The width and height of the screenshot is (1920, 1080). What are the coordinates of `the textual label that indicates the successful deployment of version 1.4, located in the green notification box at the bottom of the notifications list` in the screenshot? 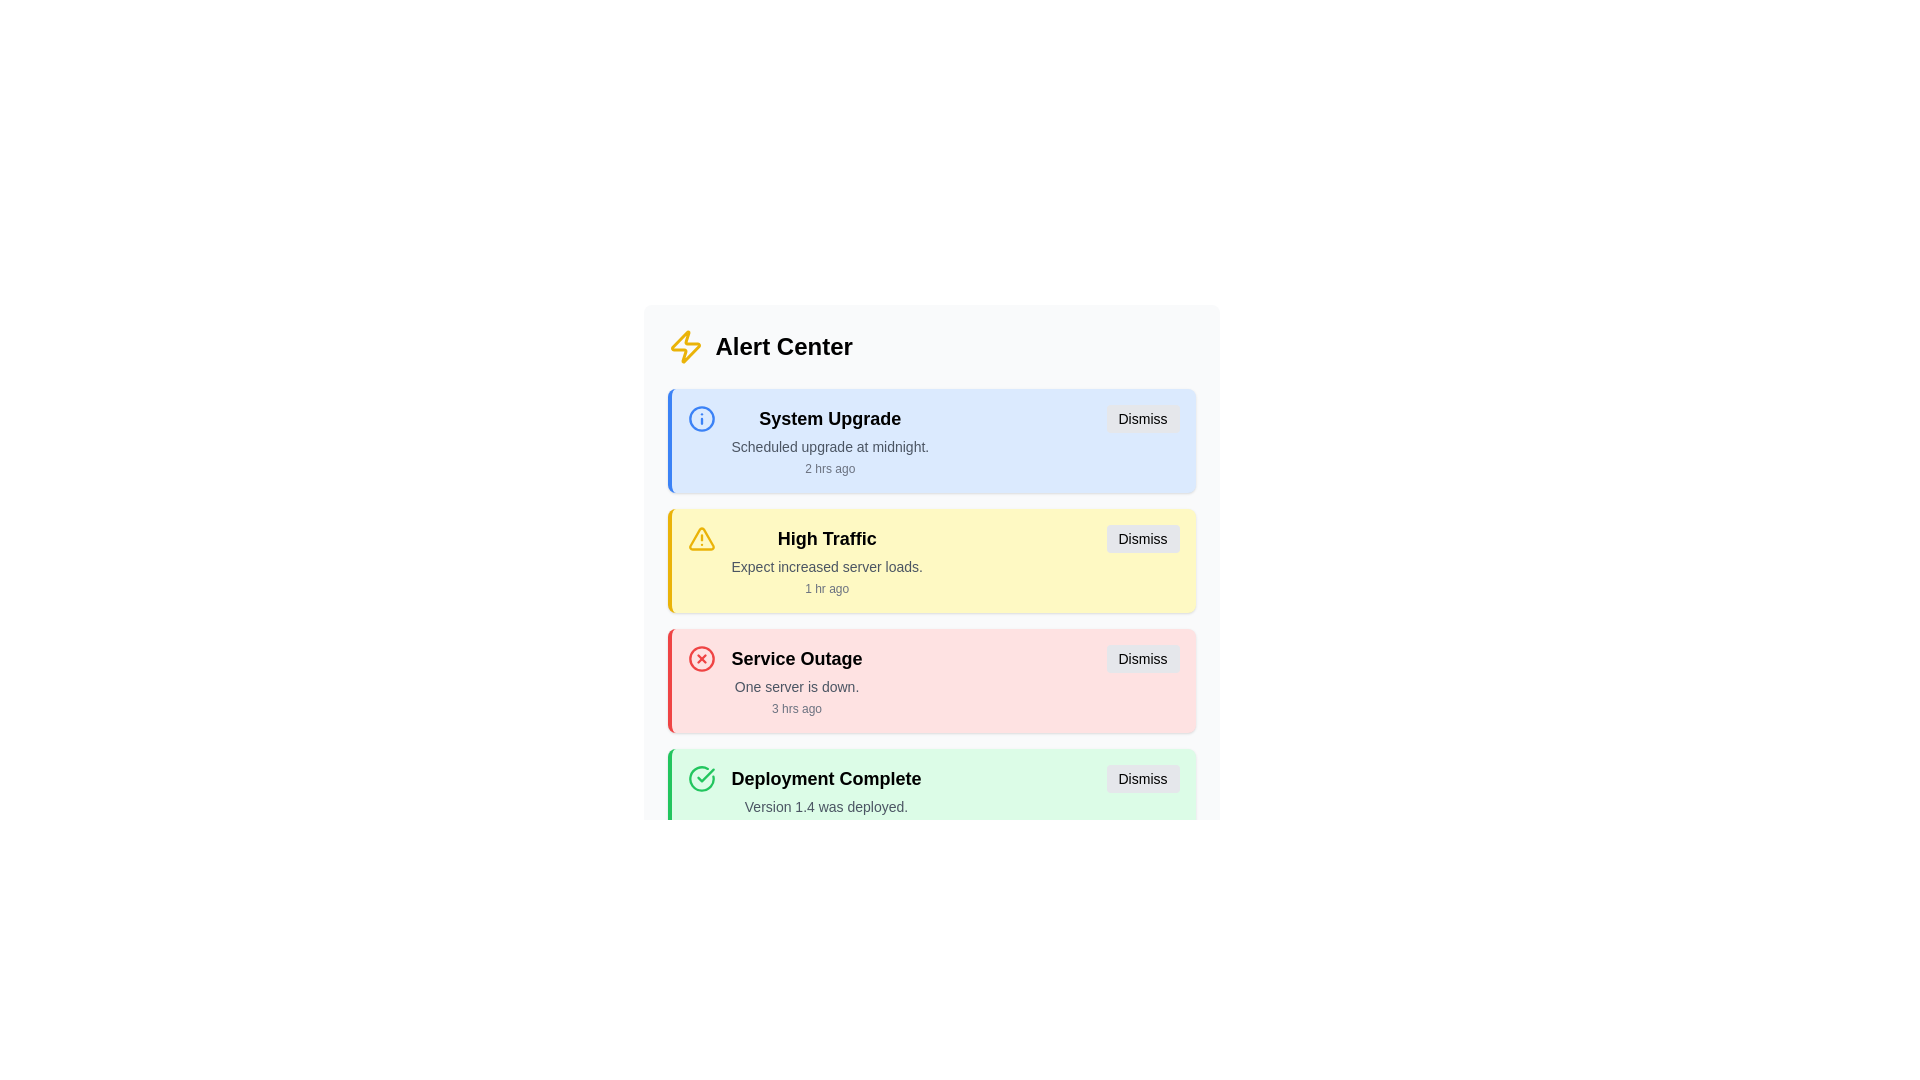 It's located at (826, 800).